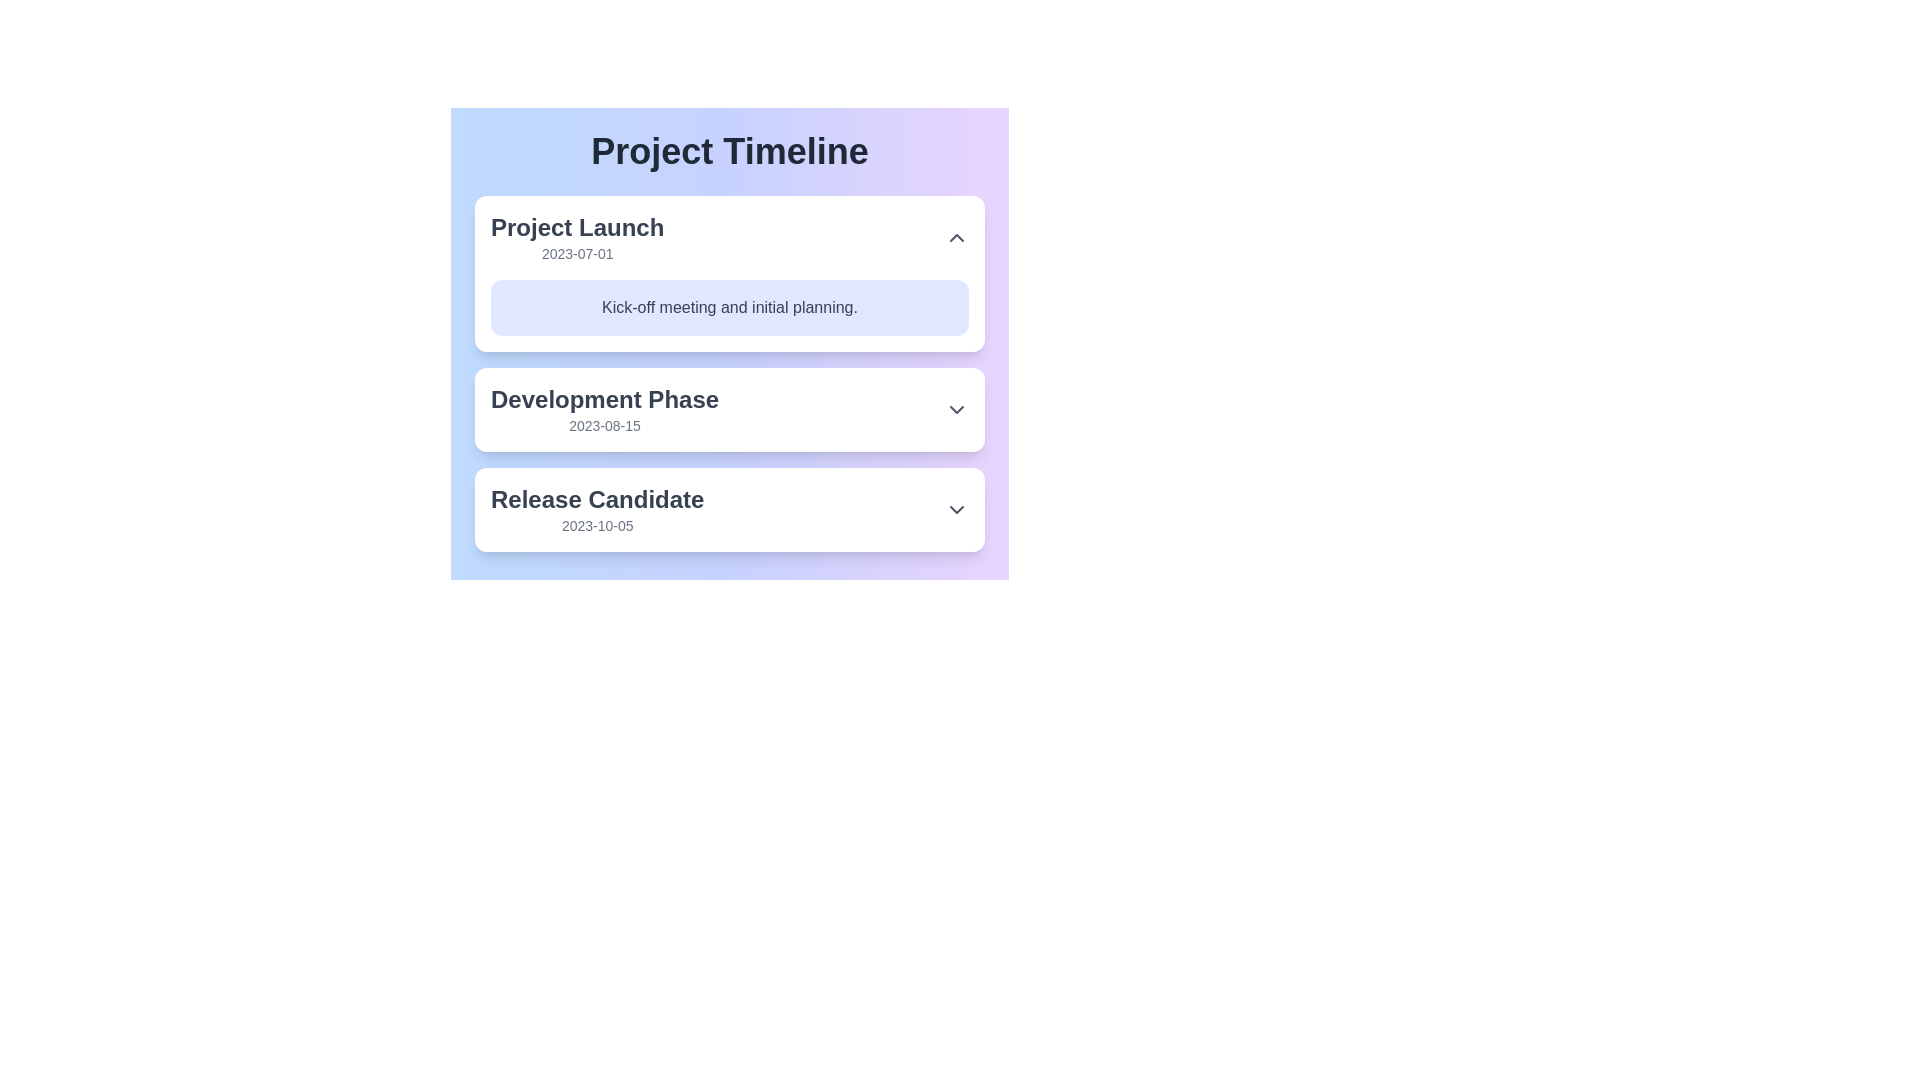 This screenshot has height=1080, width=1920. I want to click on the downward-pointing gray chevron icon indicating the expandable 'Development Phase' section for visual cue, so click(955, 408).